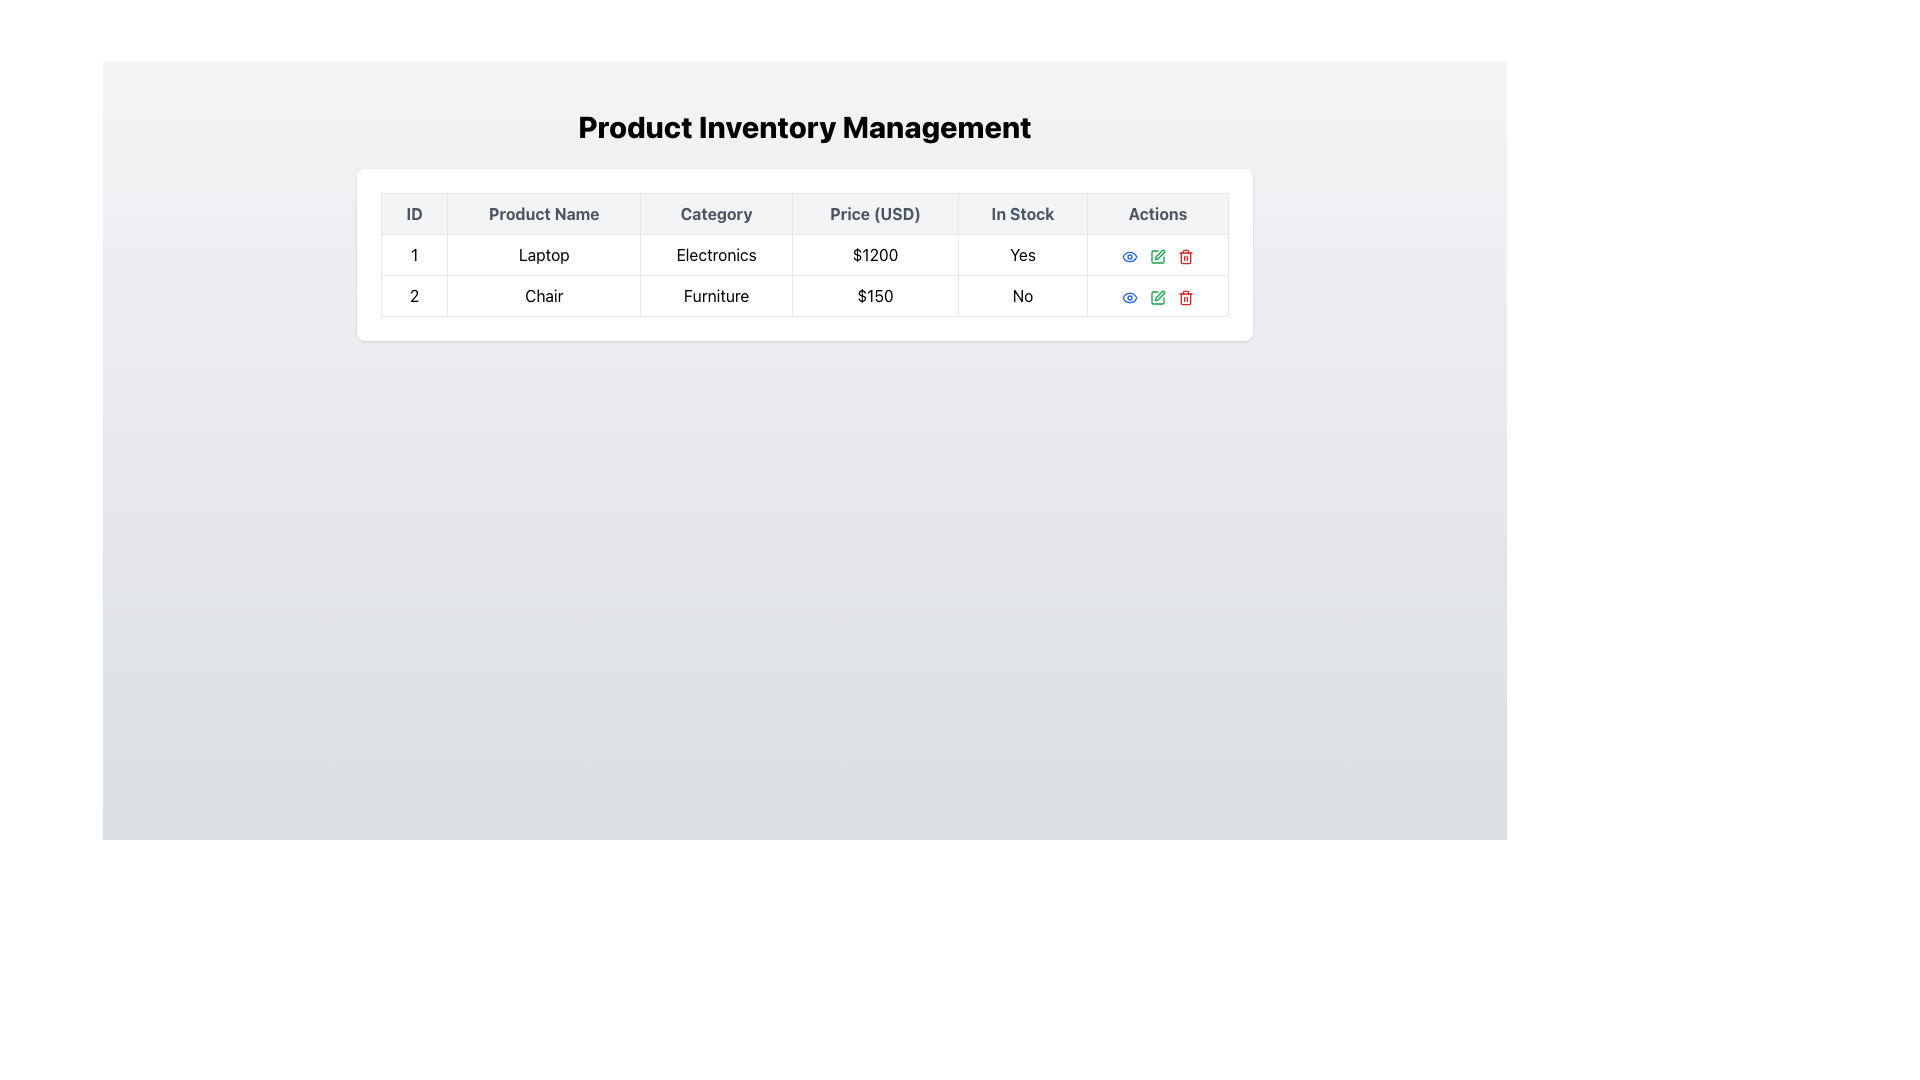  Describe the element at coordinates (544, 213) in the screenshot. I see `the 'Product Name' table column header` at that location.